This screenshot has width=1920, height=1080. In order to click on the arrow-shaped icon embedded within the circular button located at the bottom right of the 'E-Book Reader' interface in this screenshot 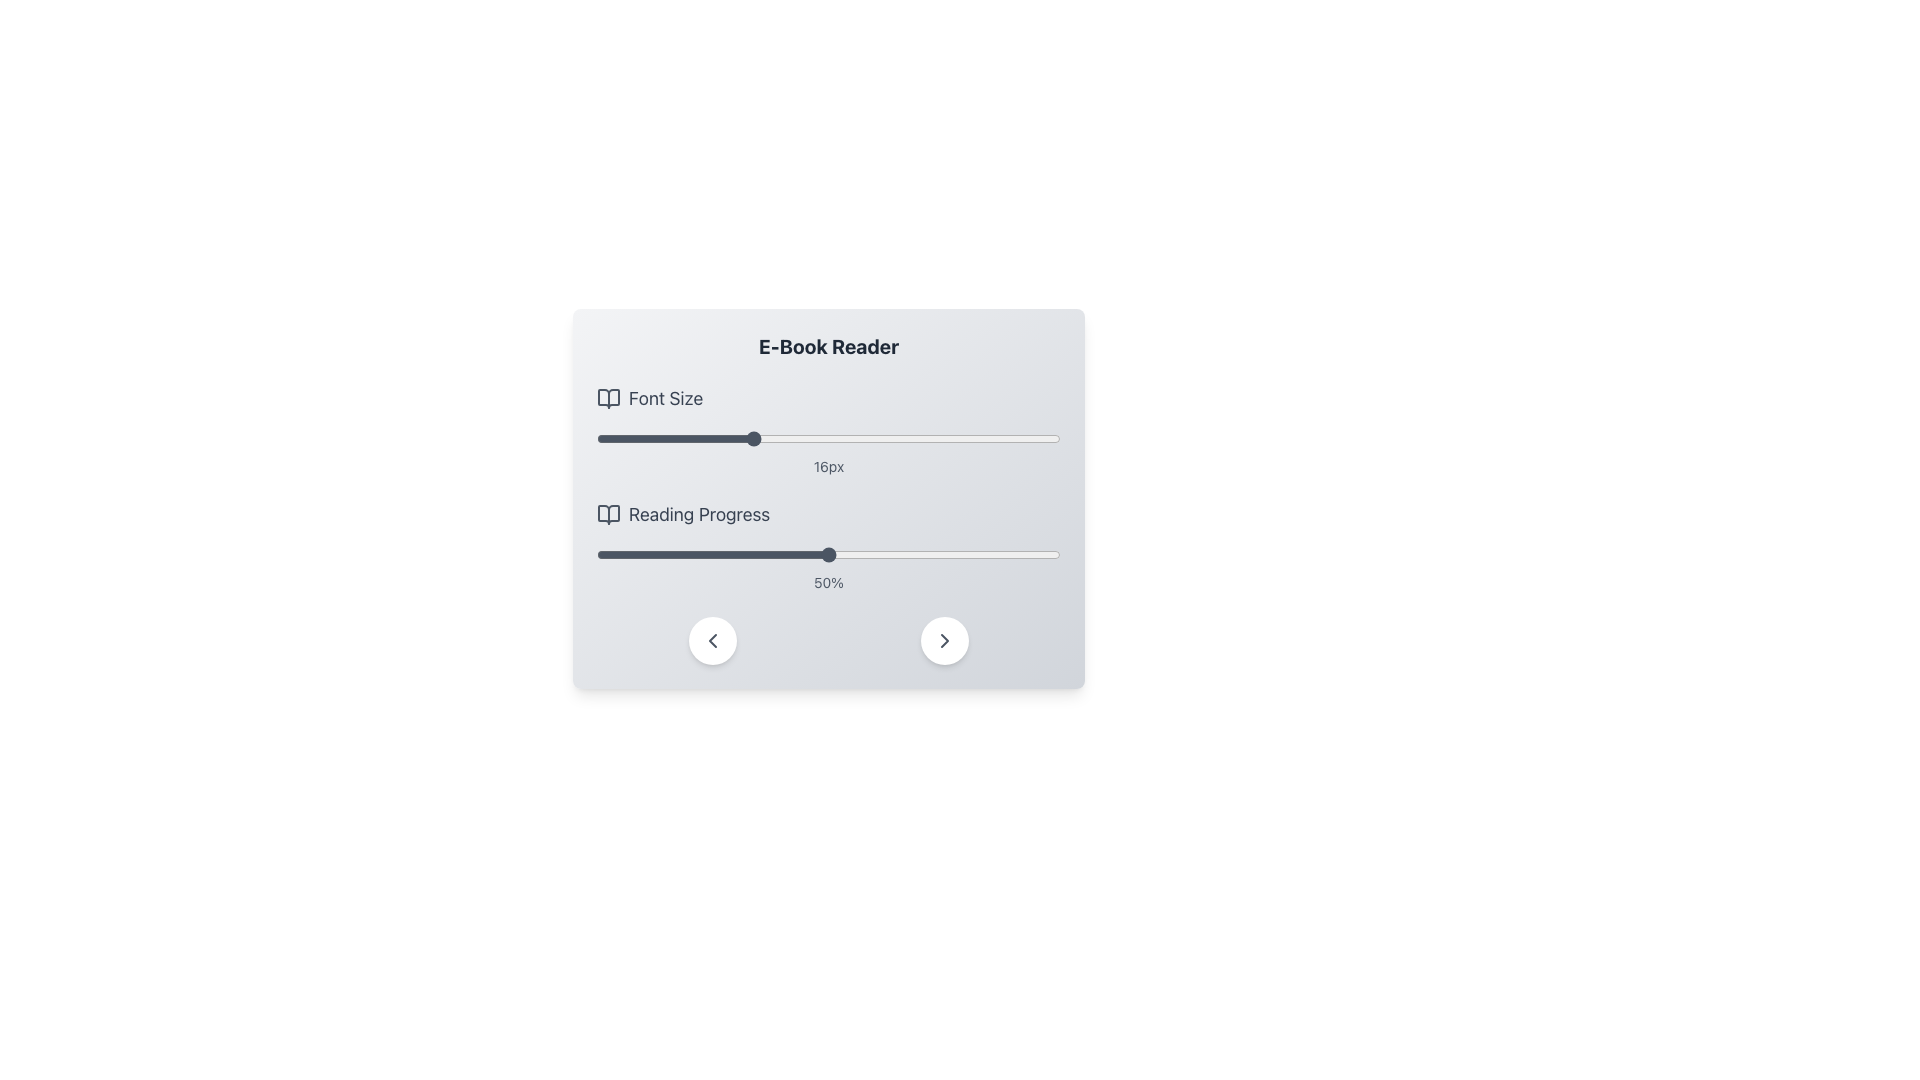, I will do `click(944, 640)`.